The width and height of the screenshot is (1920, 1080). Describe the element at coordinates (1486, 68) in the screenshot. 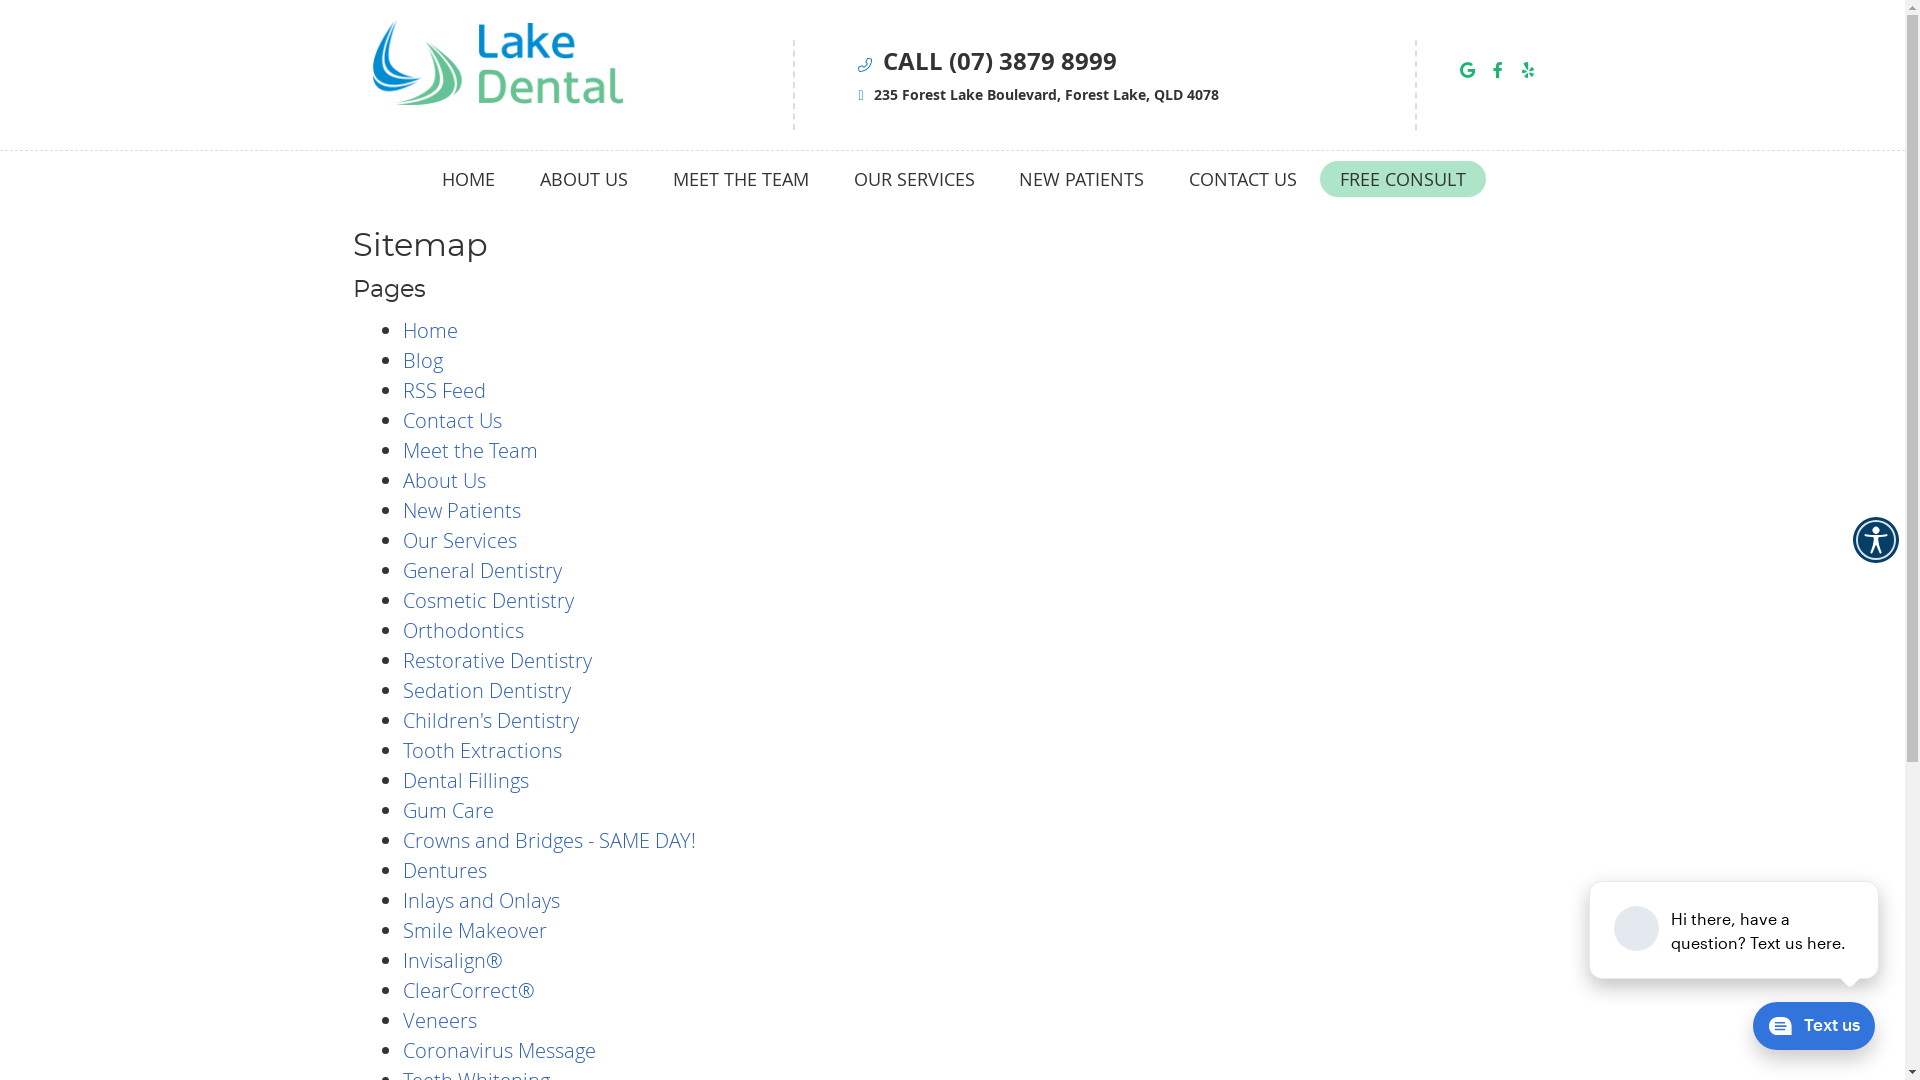

I see `'Facebook Social Button'` at that location.